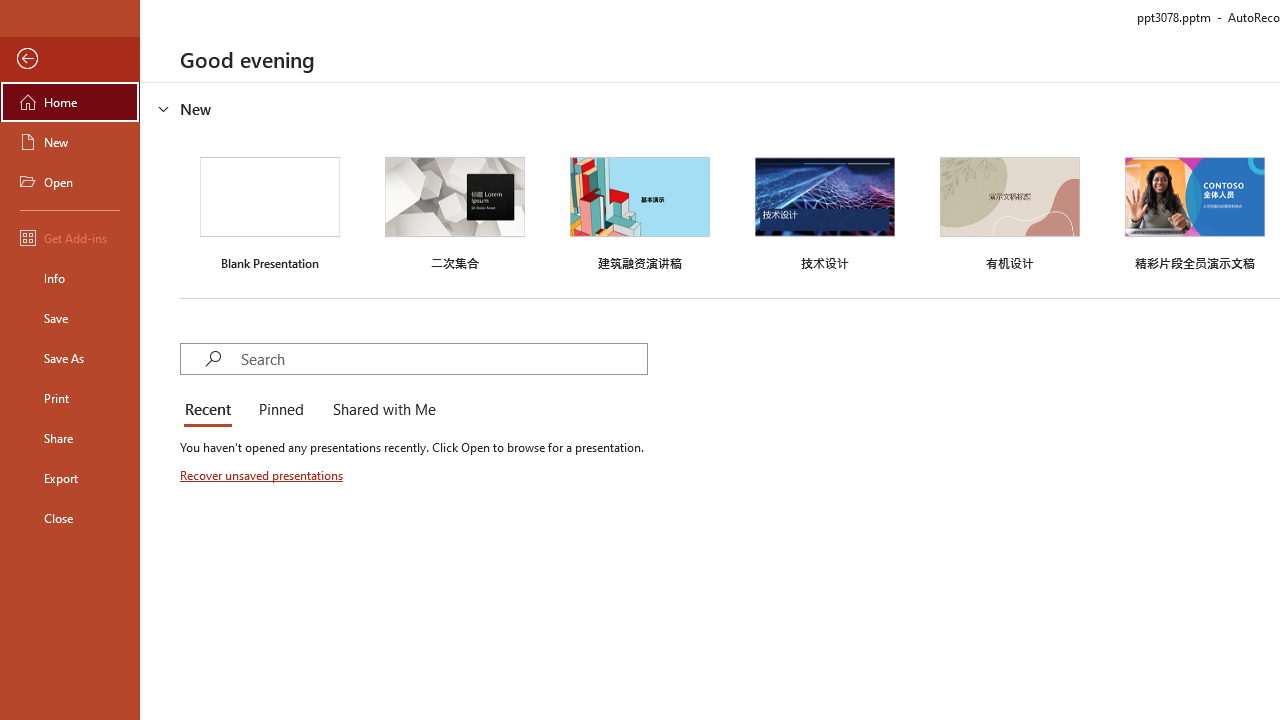  Describe the element at coordinates (212, 410) in the screenshot. I see `'Recent'` at that location.